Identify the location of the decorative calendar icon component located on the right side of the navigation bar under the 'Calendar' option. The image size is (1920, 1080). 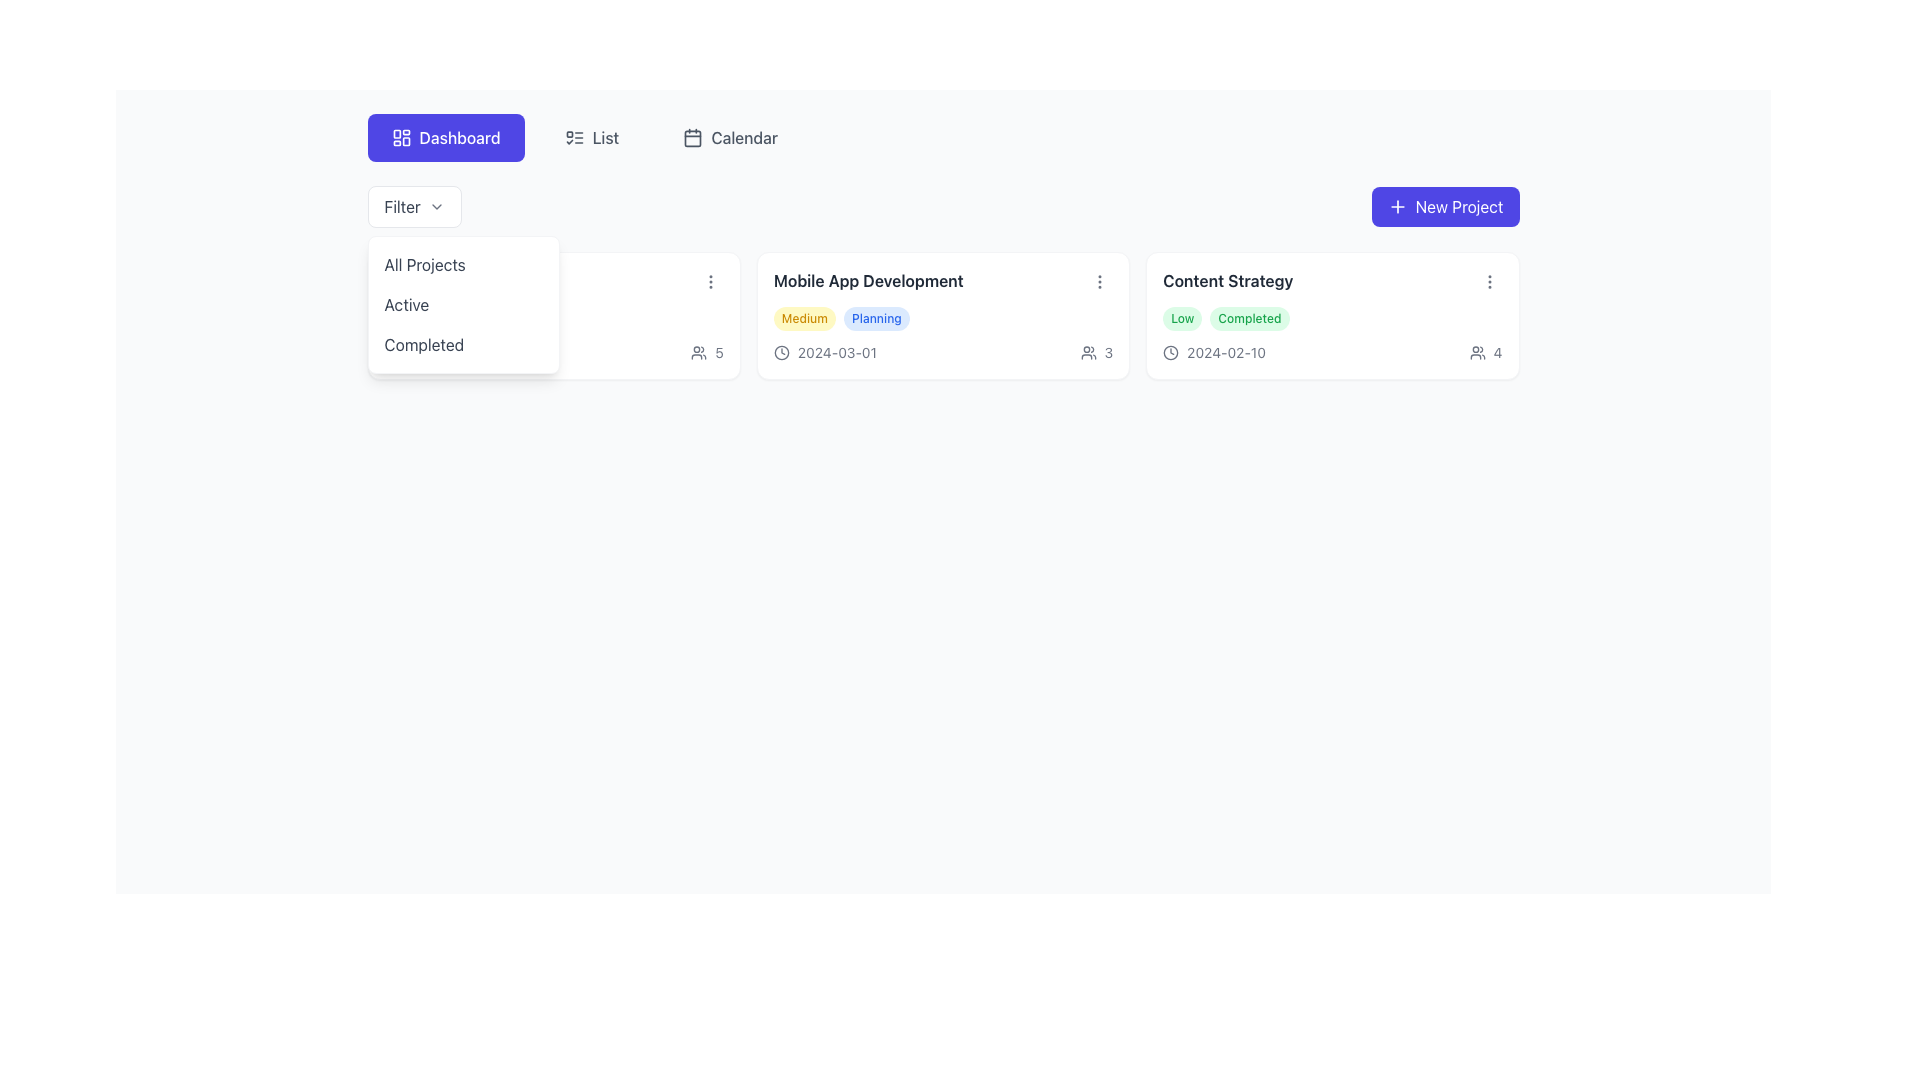
(693, 137).